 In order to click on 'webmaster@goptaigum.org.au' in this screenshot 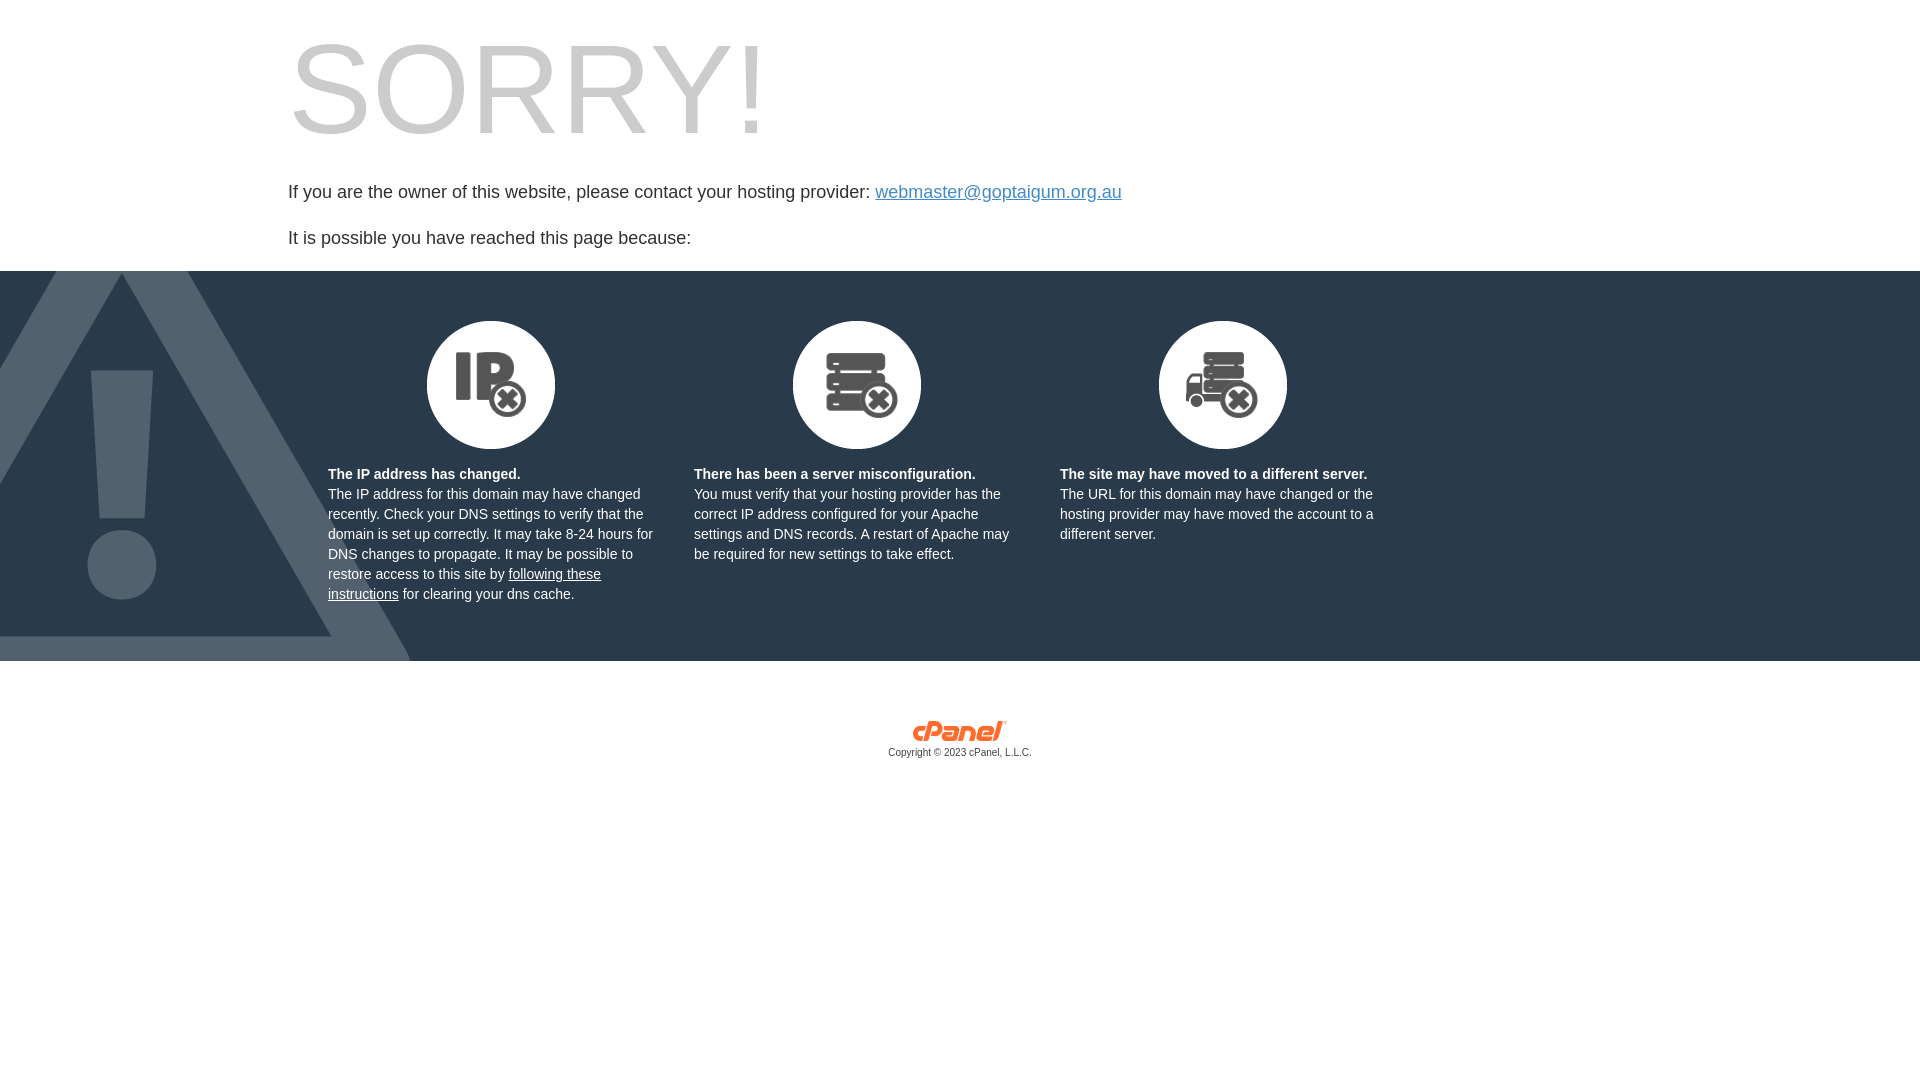, I will do `click(998, 192)`.